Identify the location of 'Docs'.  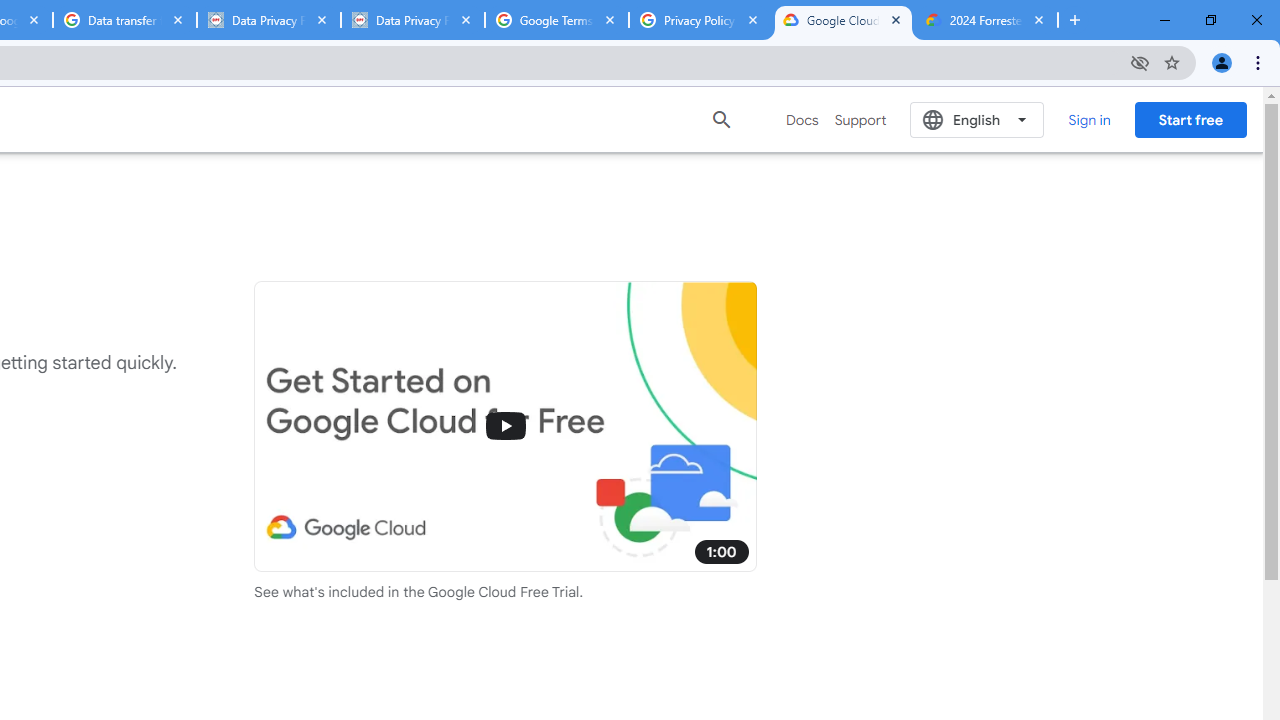
(802, 119).